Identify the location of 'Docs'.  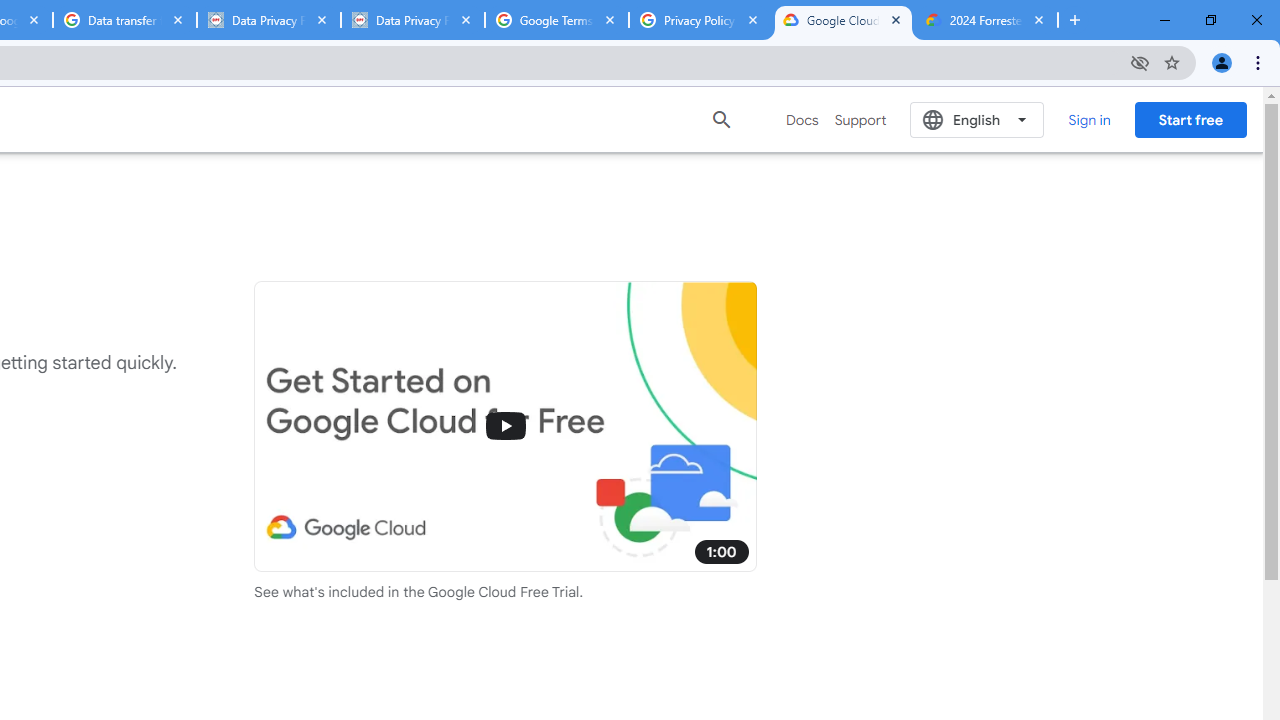
(802, 119).